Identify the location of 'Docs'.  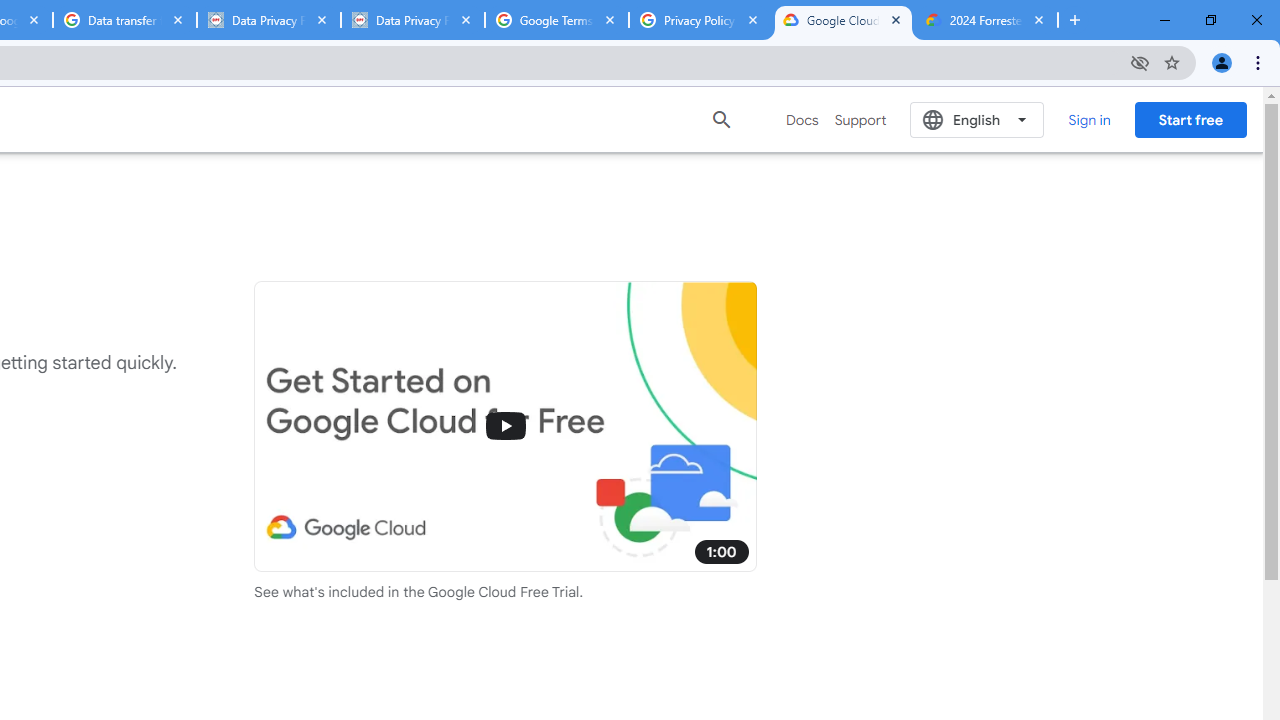
(802, 119).